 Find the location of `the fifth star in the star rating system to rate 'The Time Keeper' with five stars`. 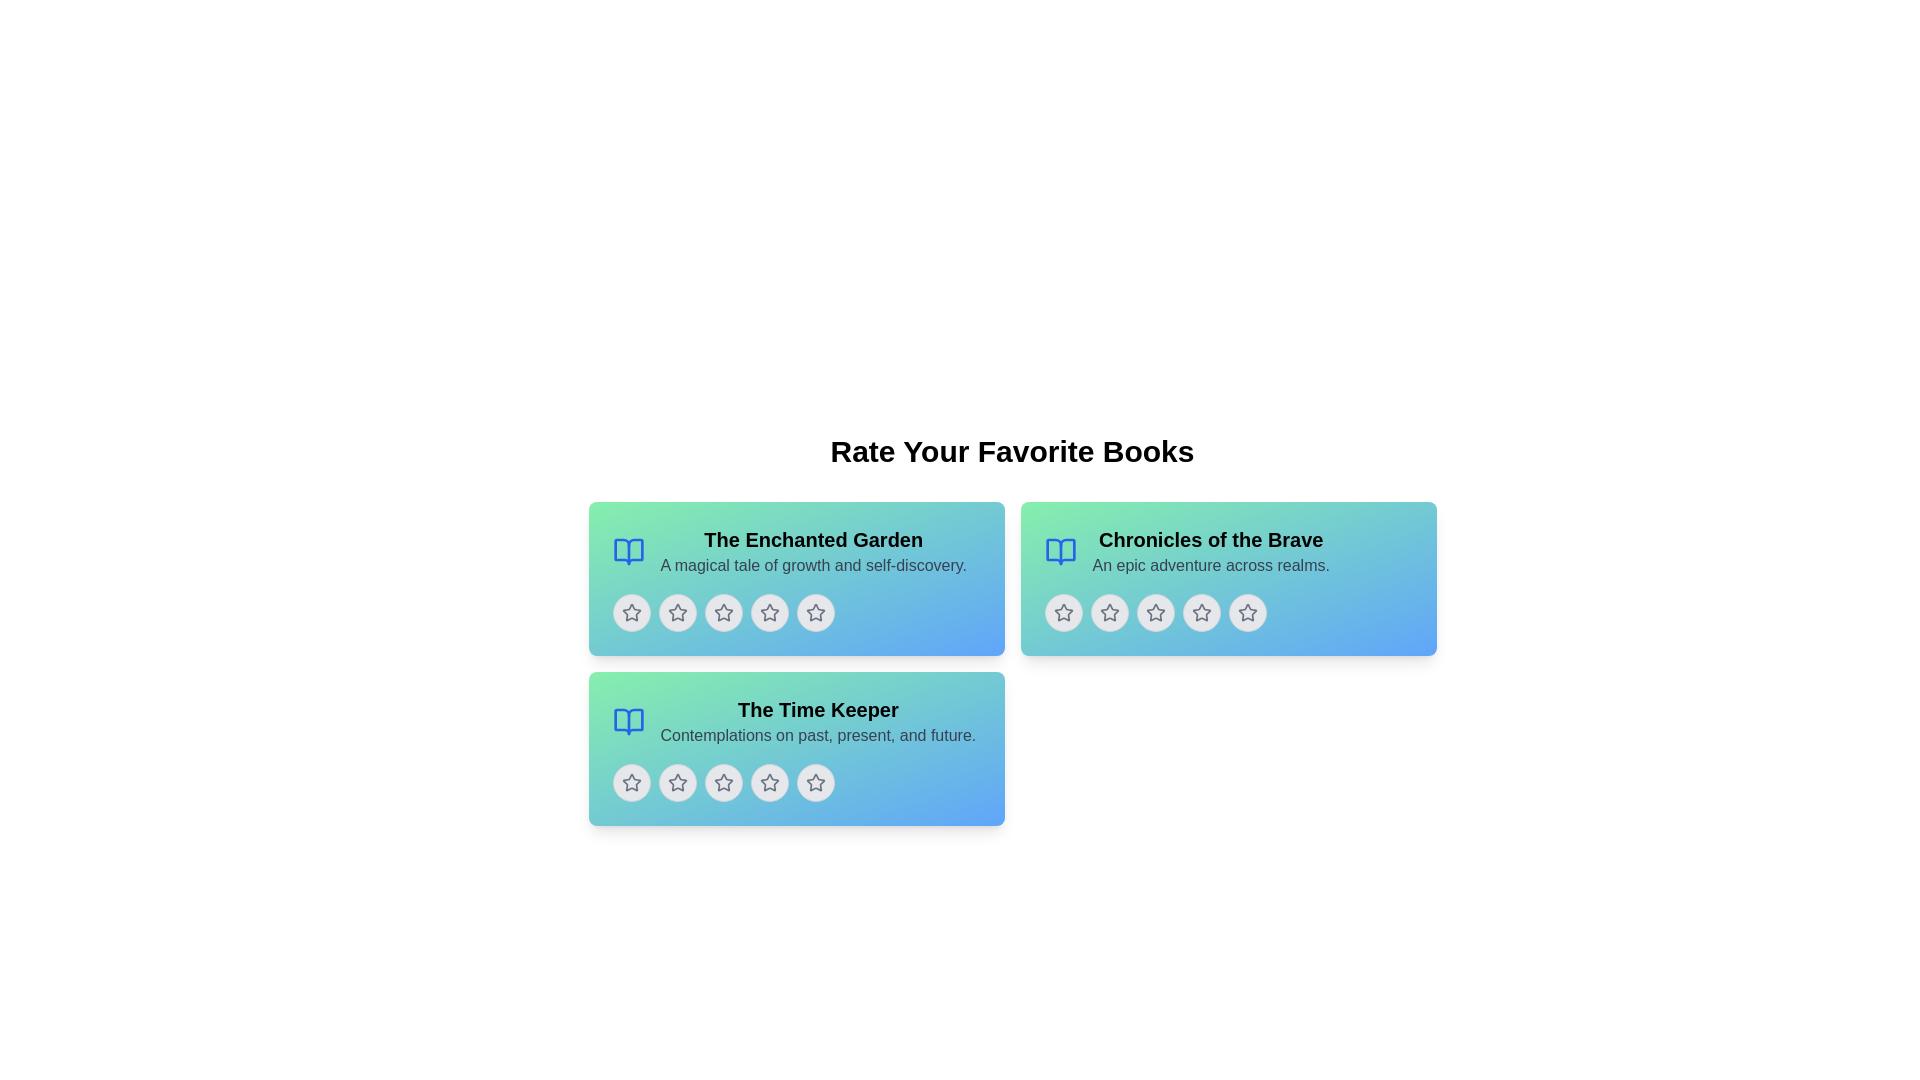

the fifth star in the star rating system to rate 'The Time Keeper' with five stars is located at coordinates (815, 781).